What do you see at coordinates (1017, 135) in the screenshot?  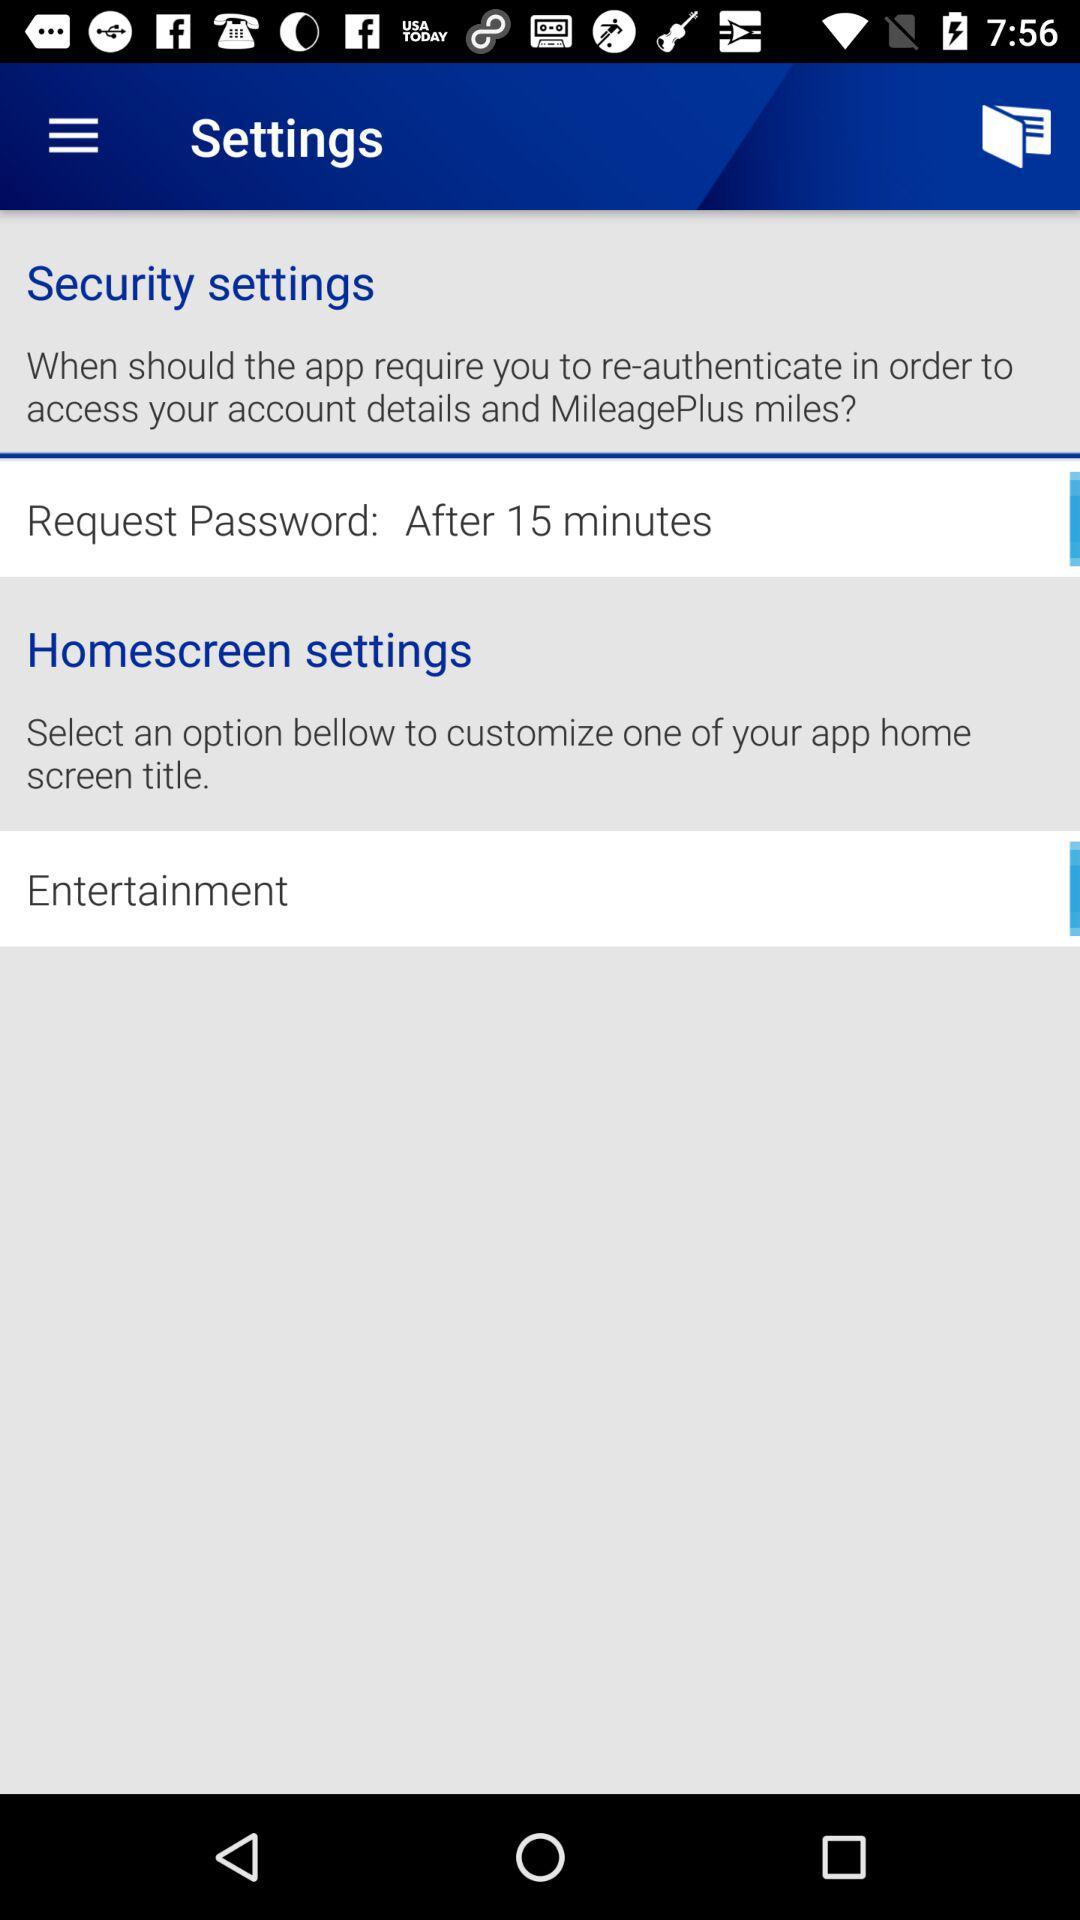 I see `the icon next to settings icon` at bounding box center [1017, 135].